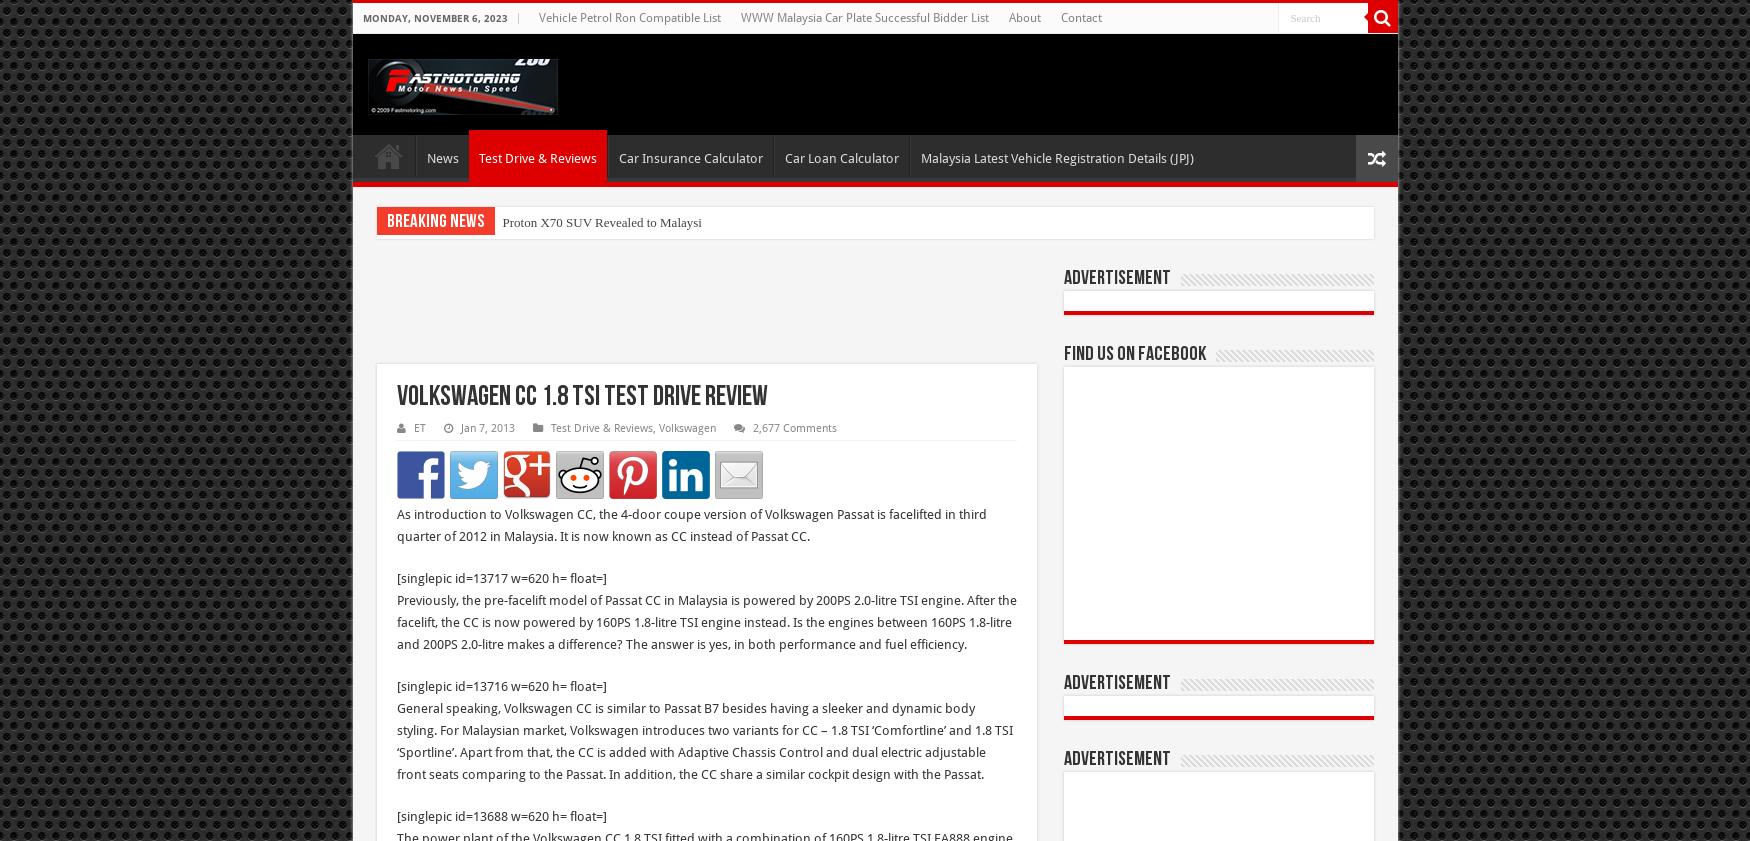 This screenshot has width=1750, height=841. I want to click on 'Test Drive & Reviews', so click(600, 428).